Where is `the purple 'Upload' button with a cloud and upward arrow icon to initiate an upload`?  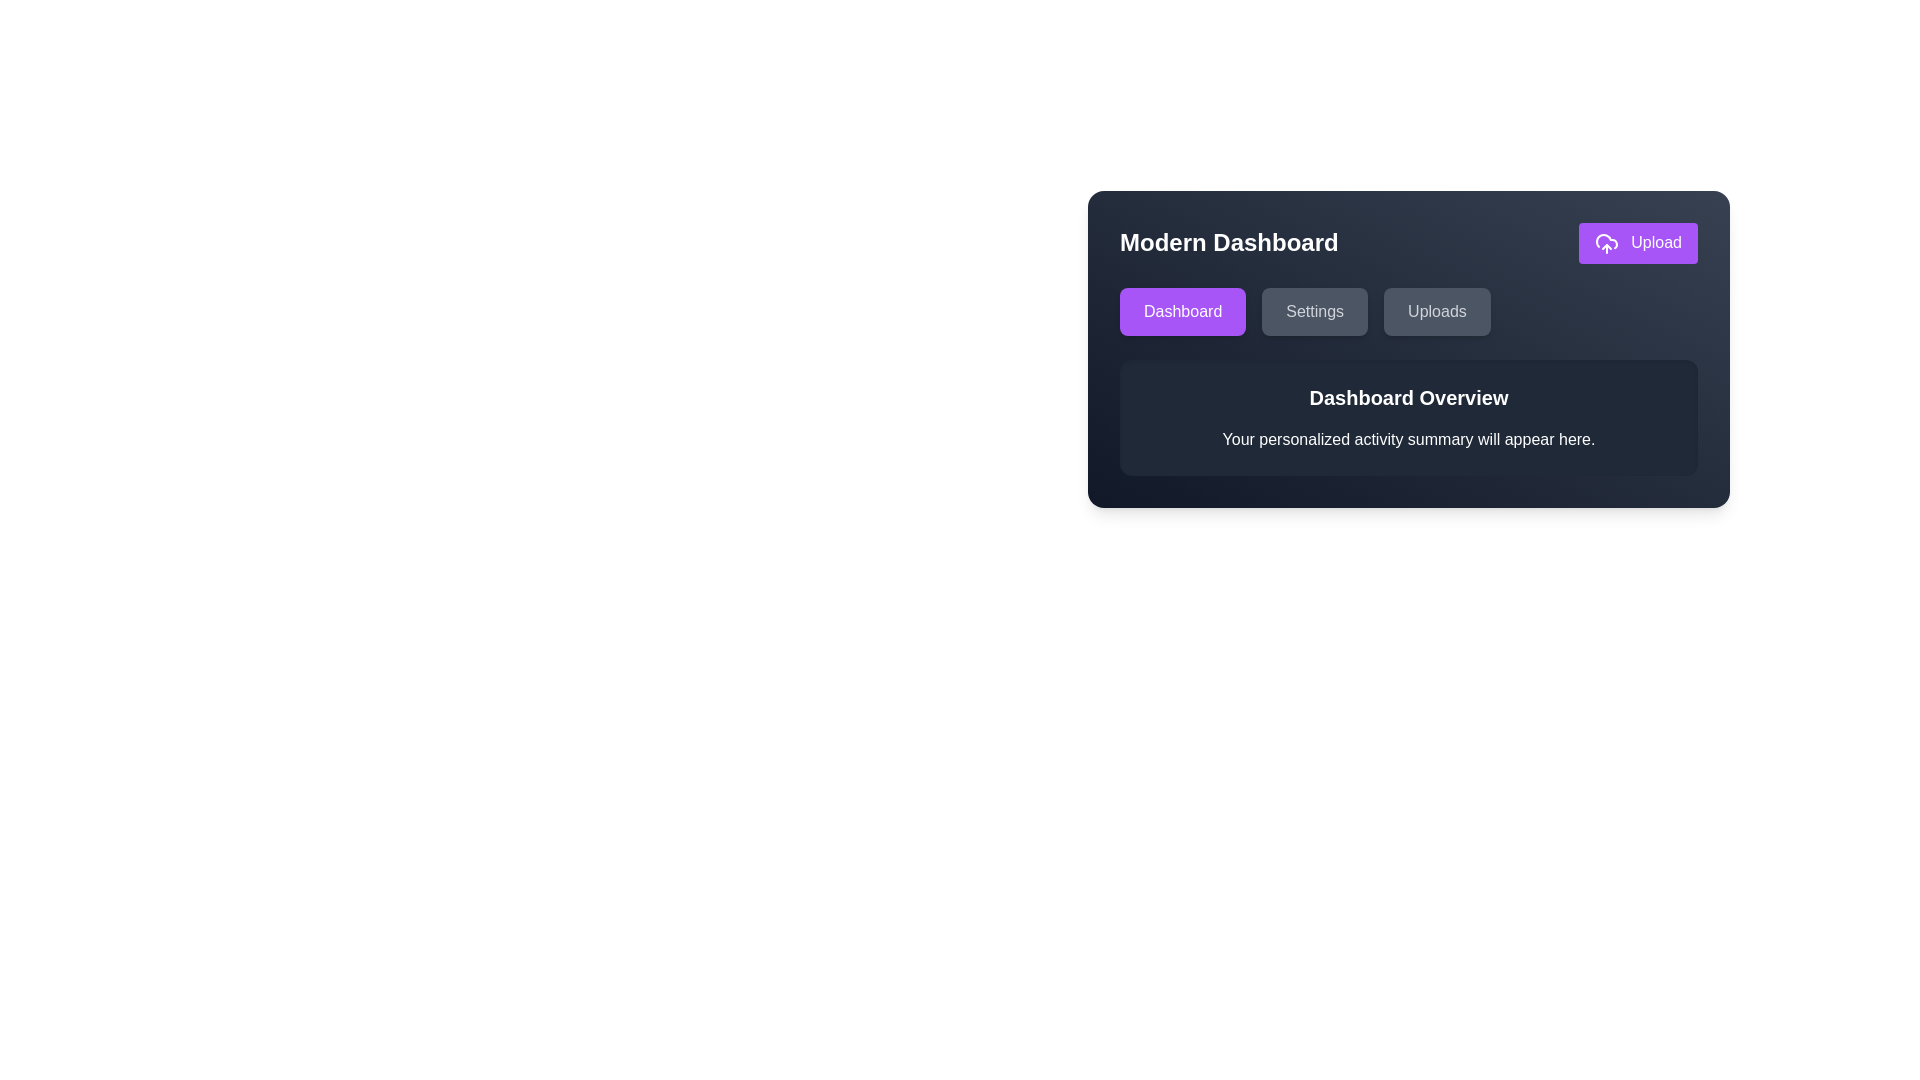
the purple 'Upload' button with a cloud and upward arrow icon to initiate an upload is located at coordinates (1638, 242).